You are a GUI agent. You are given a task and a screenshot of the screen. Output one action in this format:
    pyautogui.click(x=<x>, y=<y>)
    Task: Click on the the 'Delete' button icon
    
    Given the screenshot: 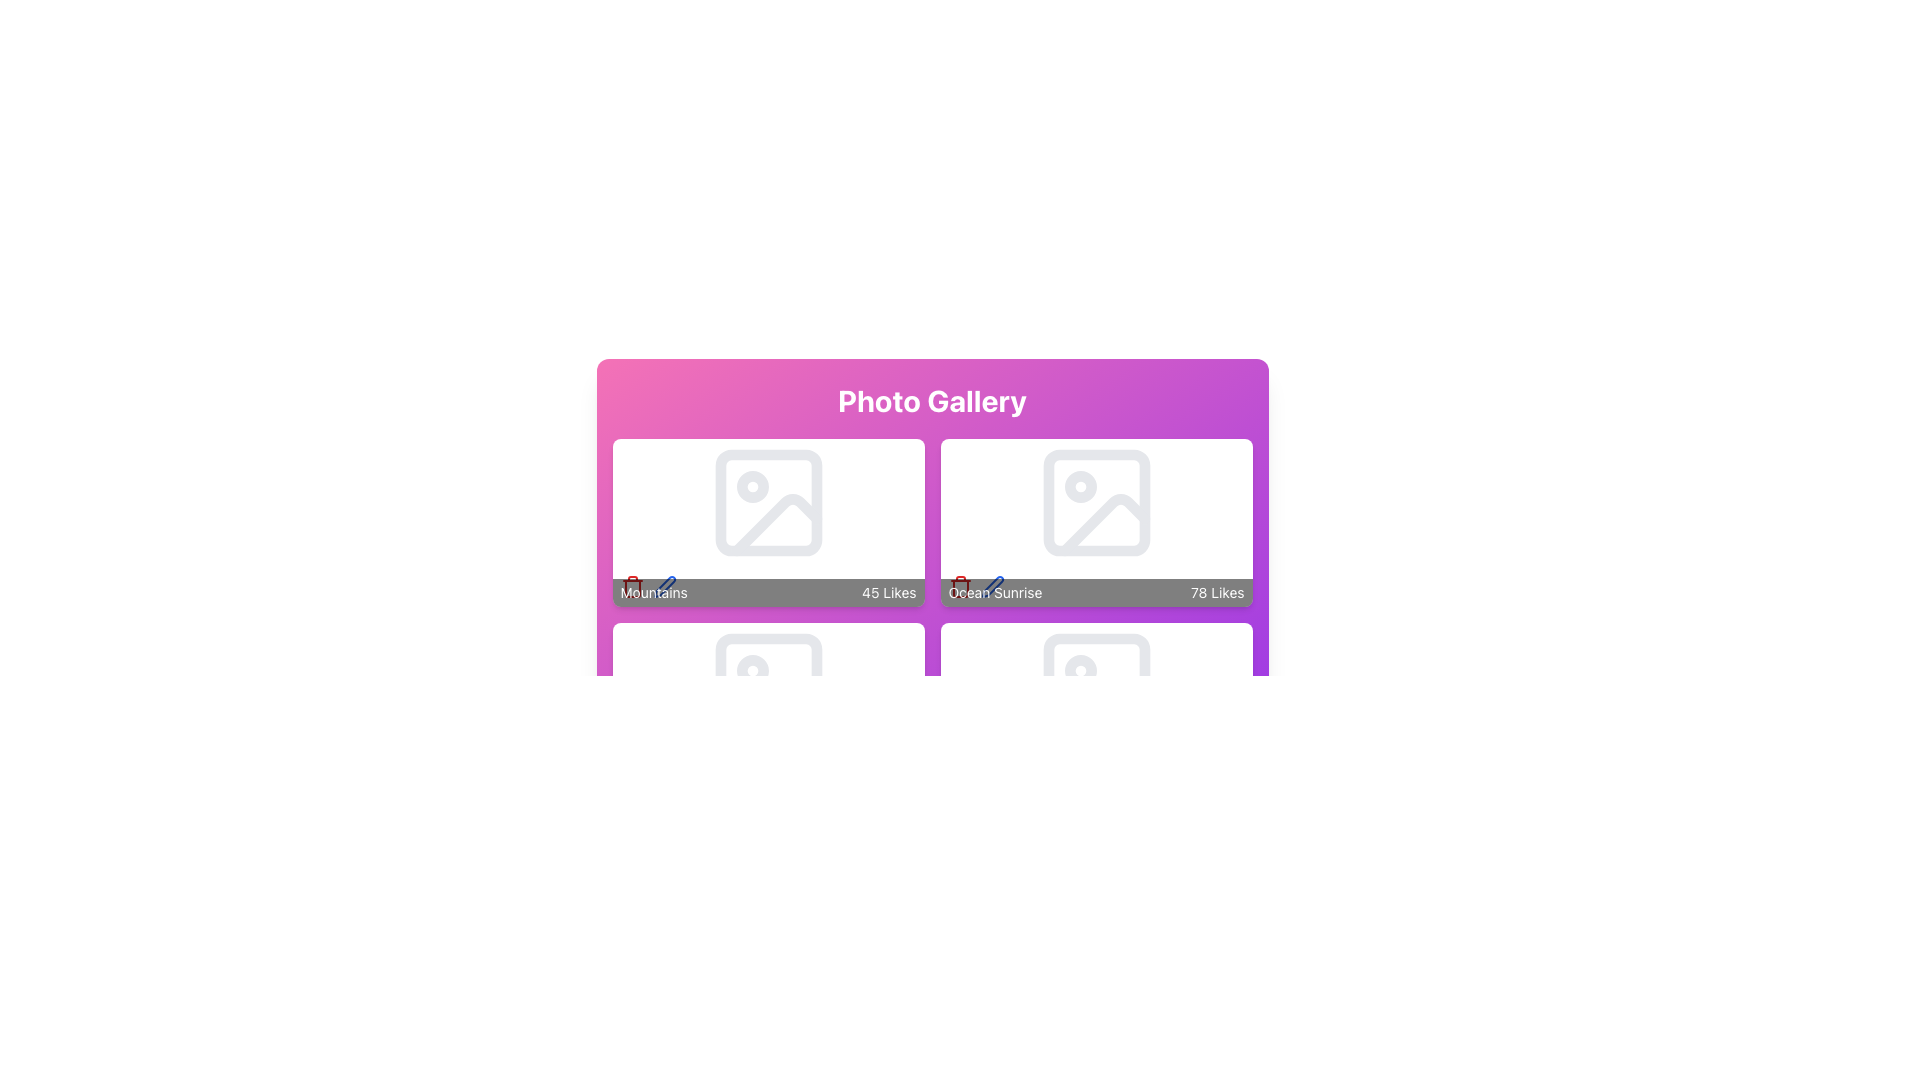 What is the action you would take?
    pyautogui.click(x=960, y=585)
    